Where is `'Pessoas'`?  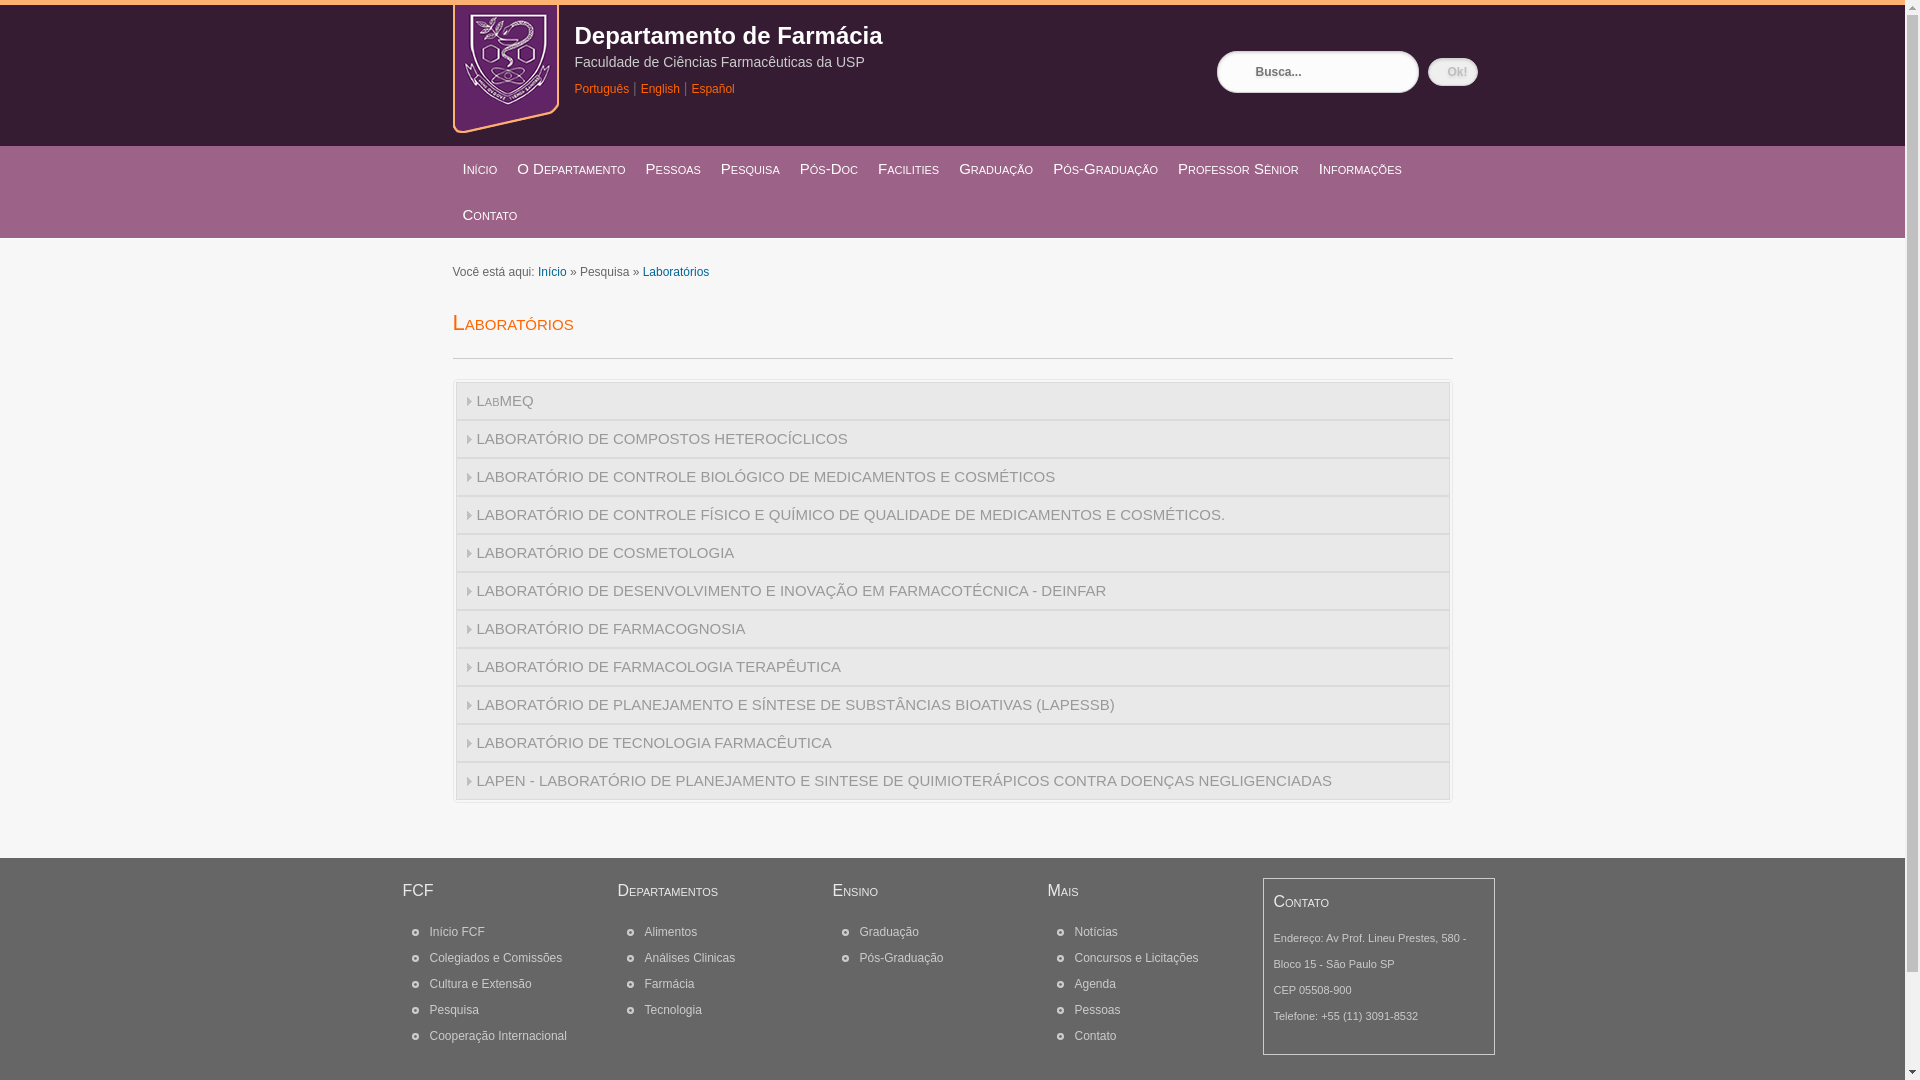 'Pessoas' is located at coordinates (673, 168).